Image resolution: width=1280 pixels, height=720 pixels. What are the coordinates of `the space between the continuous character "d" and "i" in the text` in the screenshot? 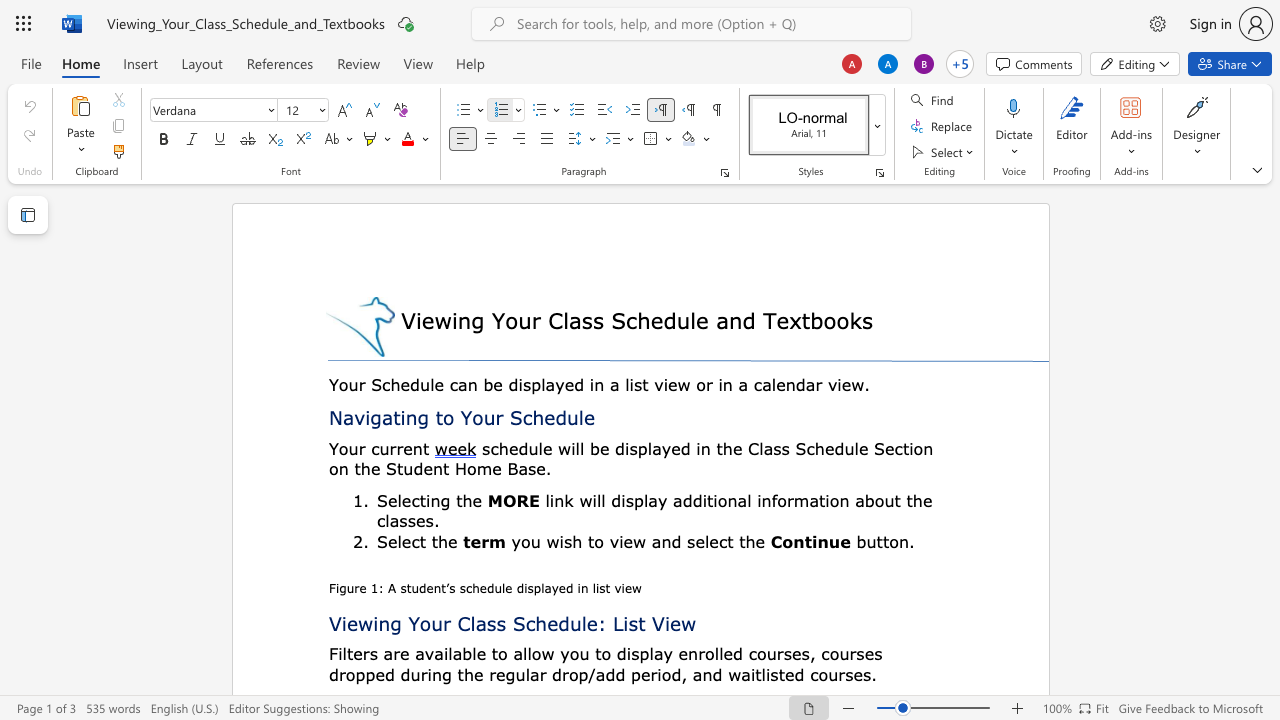 It's located at (622, 447).